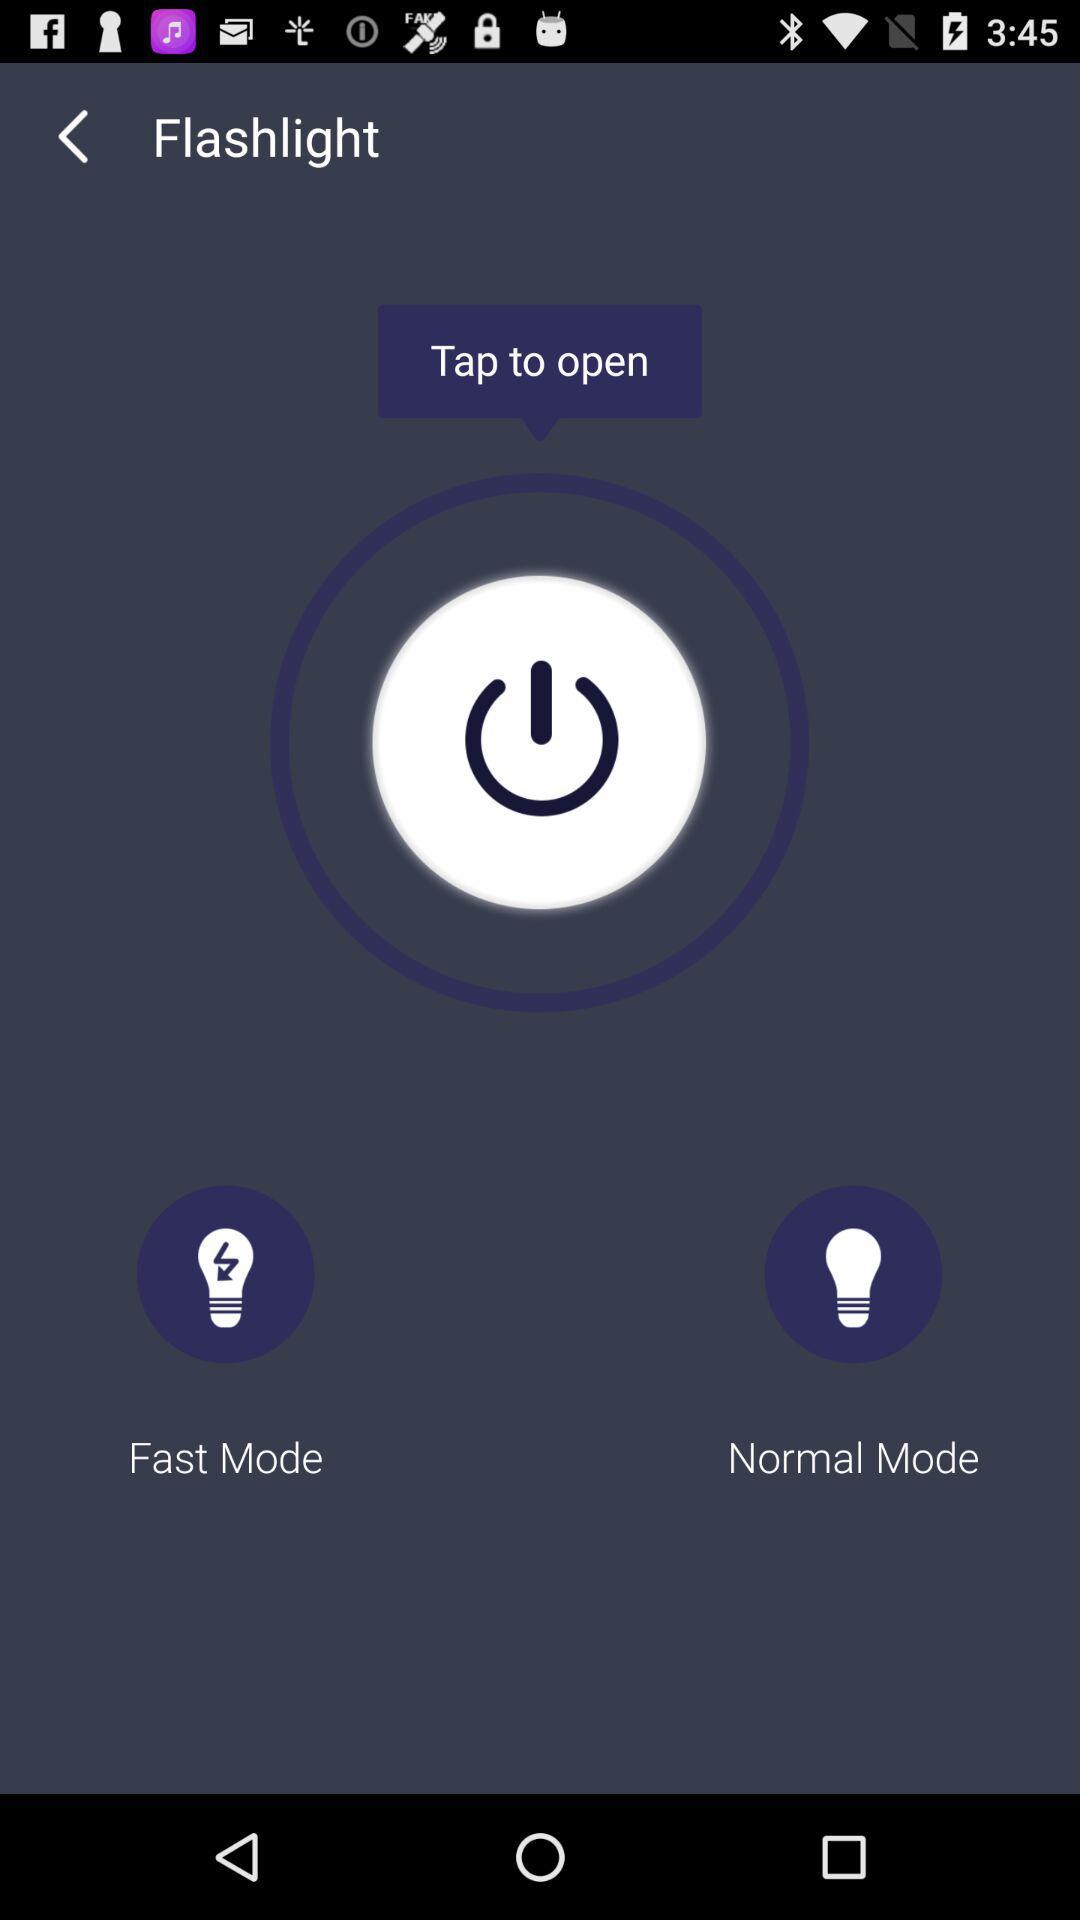  Describe the element at coordinates (72, 135) in the screenshot. I see `icon above the fast mode` at that location.